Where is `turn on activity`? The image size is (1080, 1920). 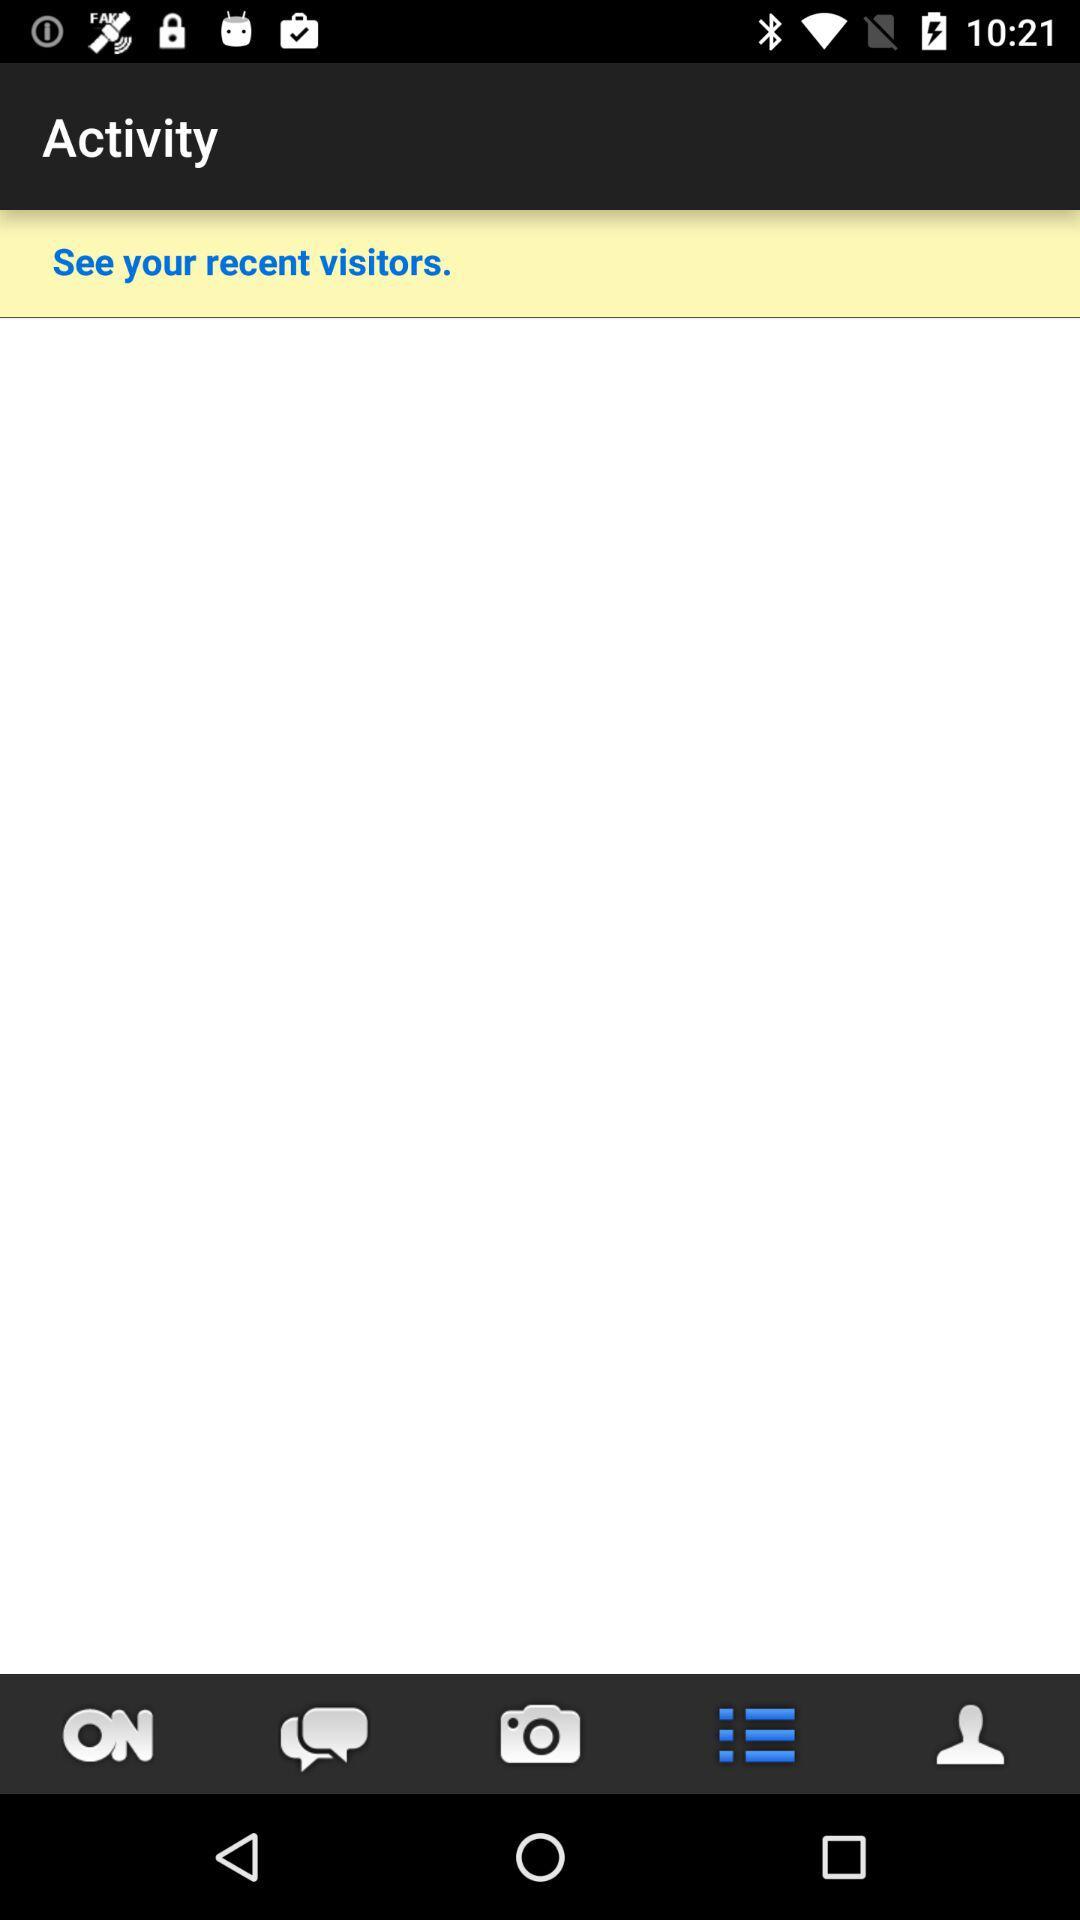
turn on activity is located at coordinates (108, 1733).